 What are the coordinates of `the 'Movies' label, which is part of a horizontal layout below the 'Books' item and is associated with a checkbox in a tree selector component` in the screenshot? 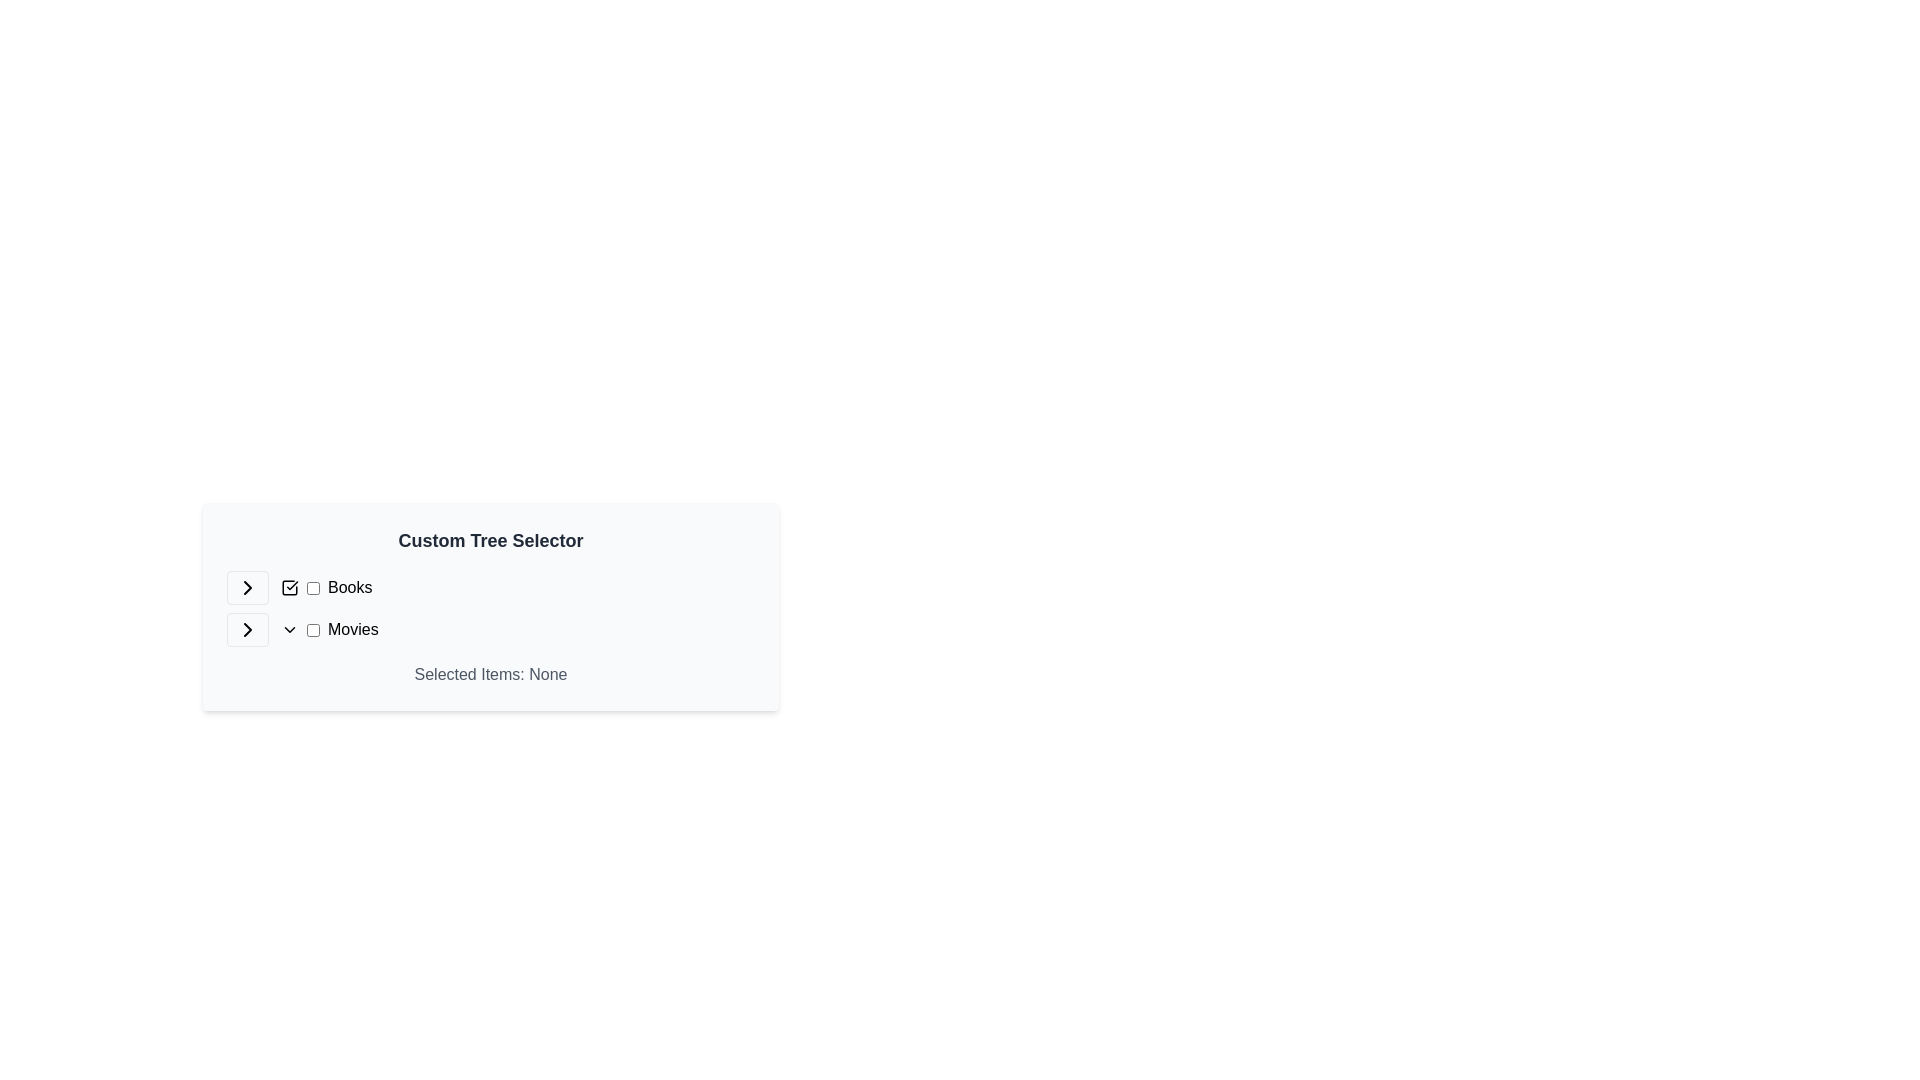 It's located at (353, 628).